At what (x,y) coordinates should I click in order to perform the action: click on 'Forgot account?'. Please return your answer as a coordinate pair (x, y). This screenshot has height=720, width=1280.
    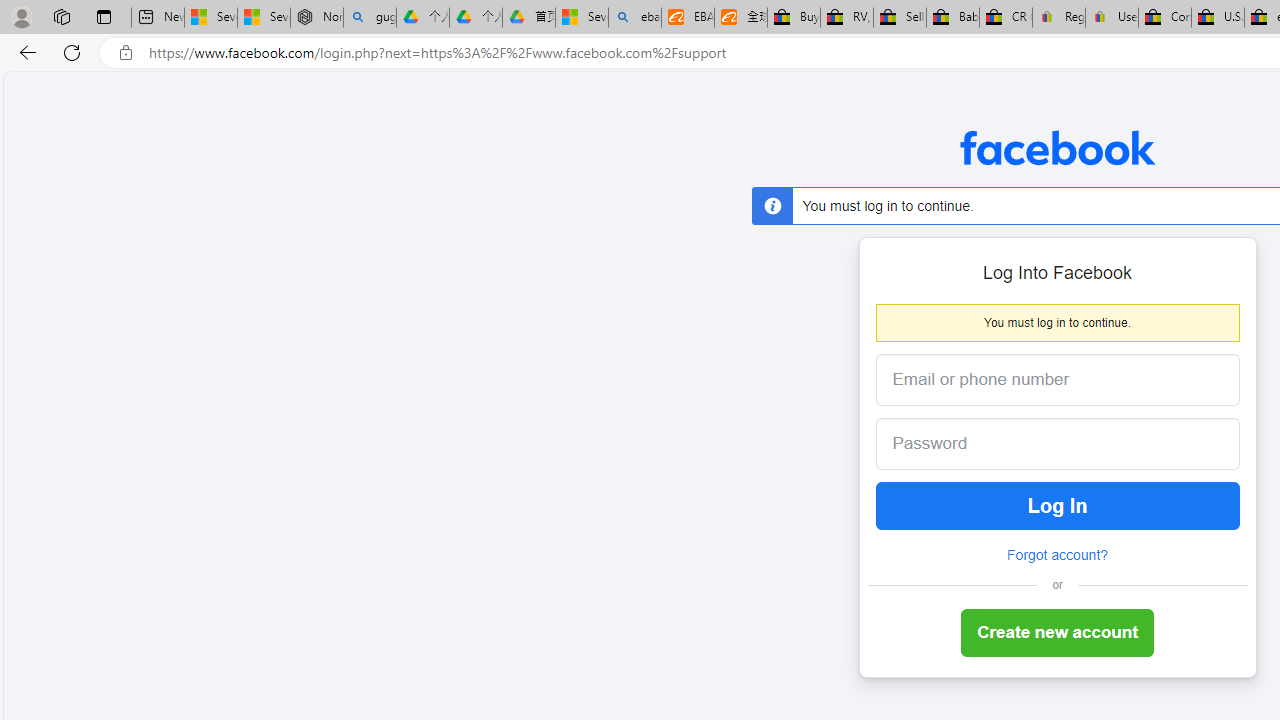
    Looking at the image, I should click on (1056, 555).